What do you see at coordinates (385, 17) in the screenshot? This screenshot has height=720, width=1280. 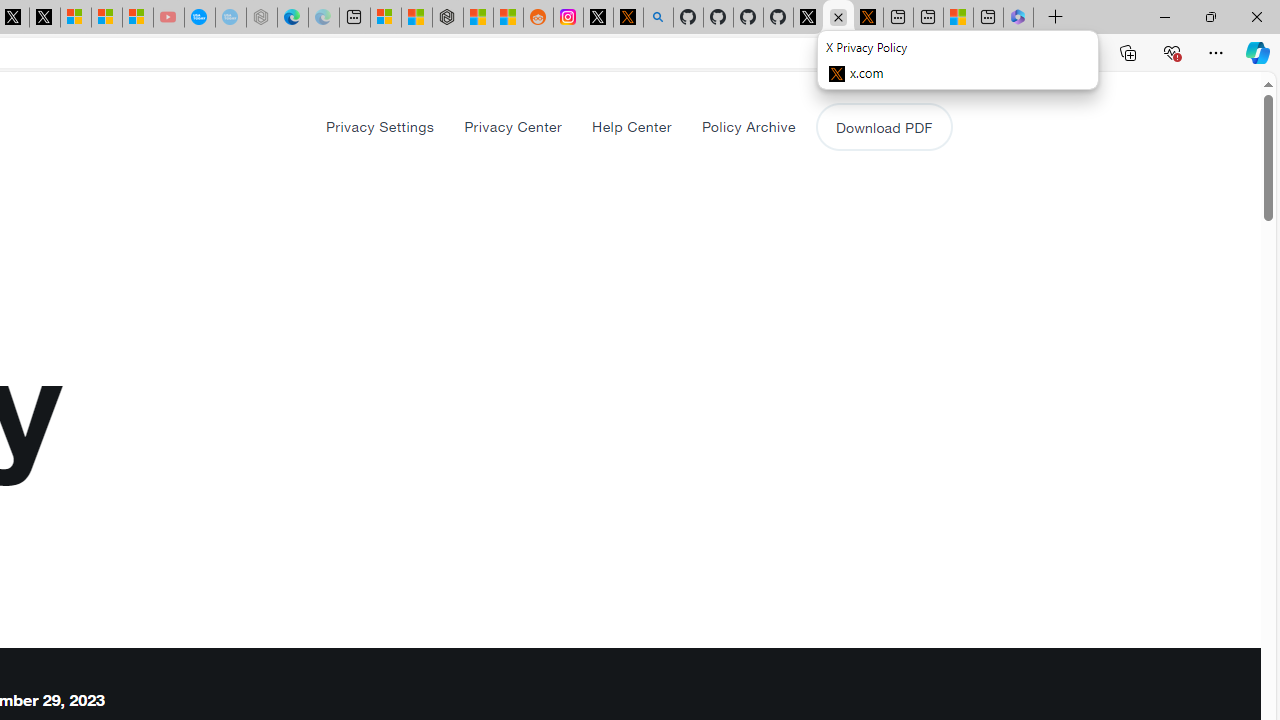 I see `'Microsoft account | Microsoft Account Privacy Settings'` at bounding box center [385, 17].